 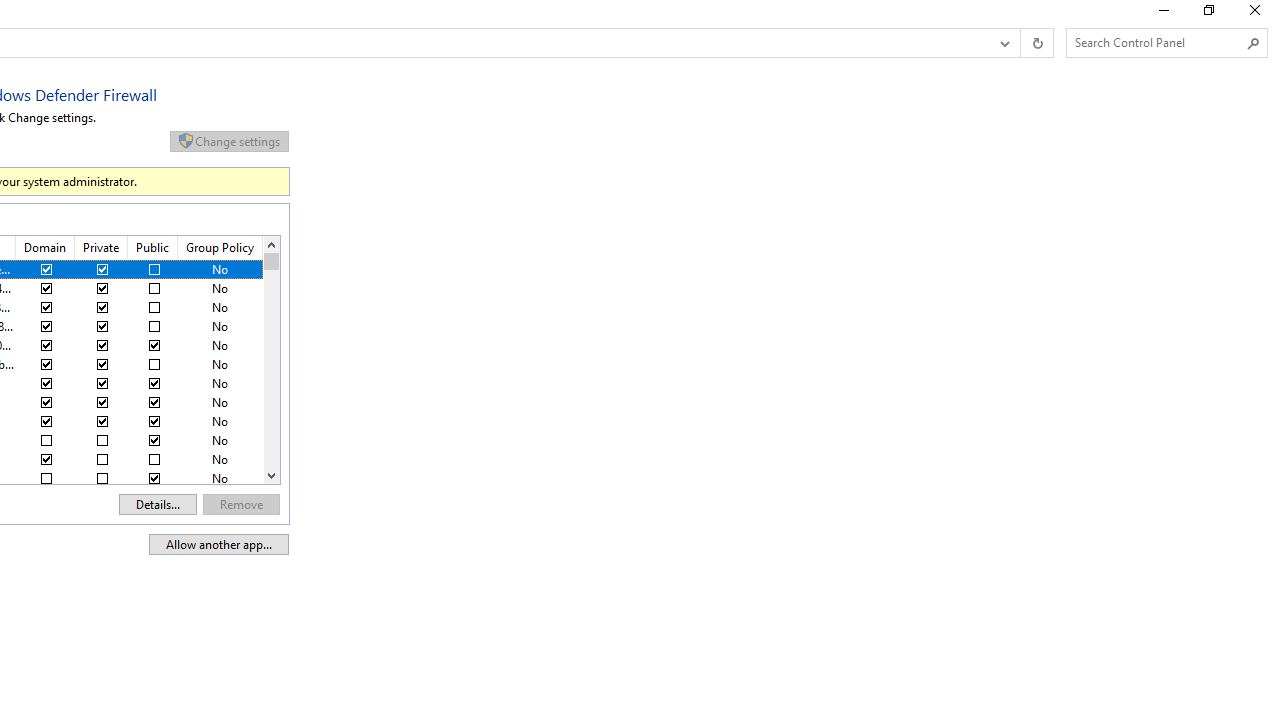 I want to click on 'Details...', so click(x=157, y=503).